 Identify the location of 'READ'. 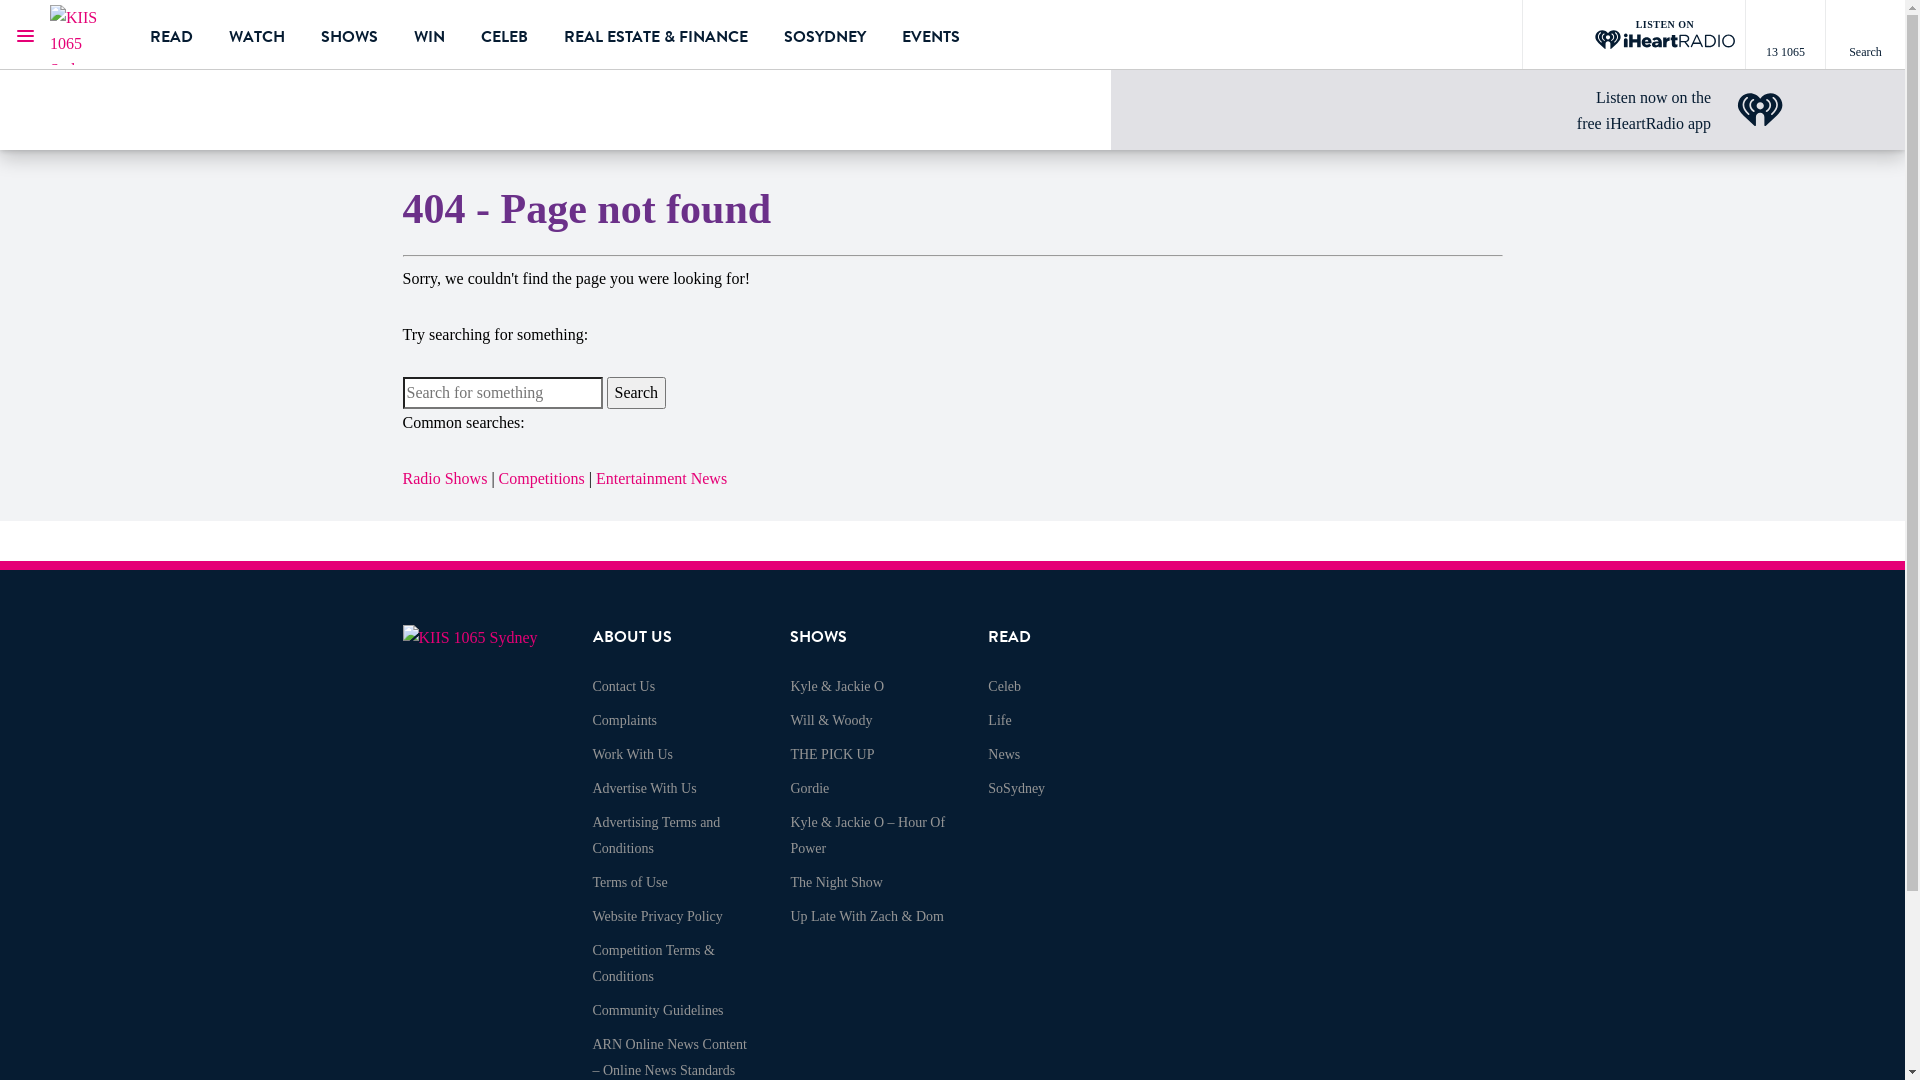
(148, 34).